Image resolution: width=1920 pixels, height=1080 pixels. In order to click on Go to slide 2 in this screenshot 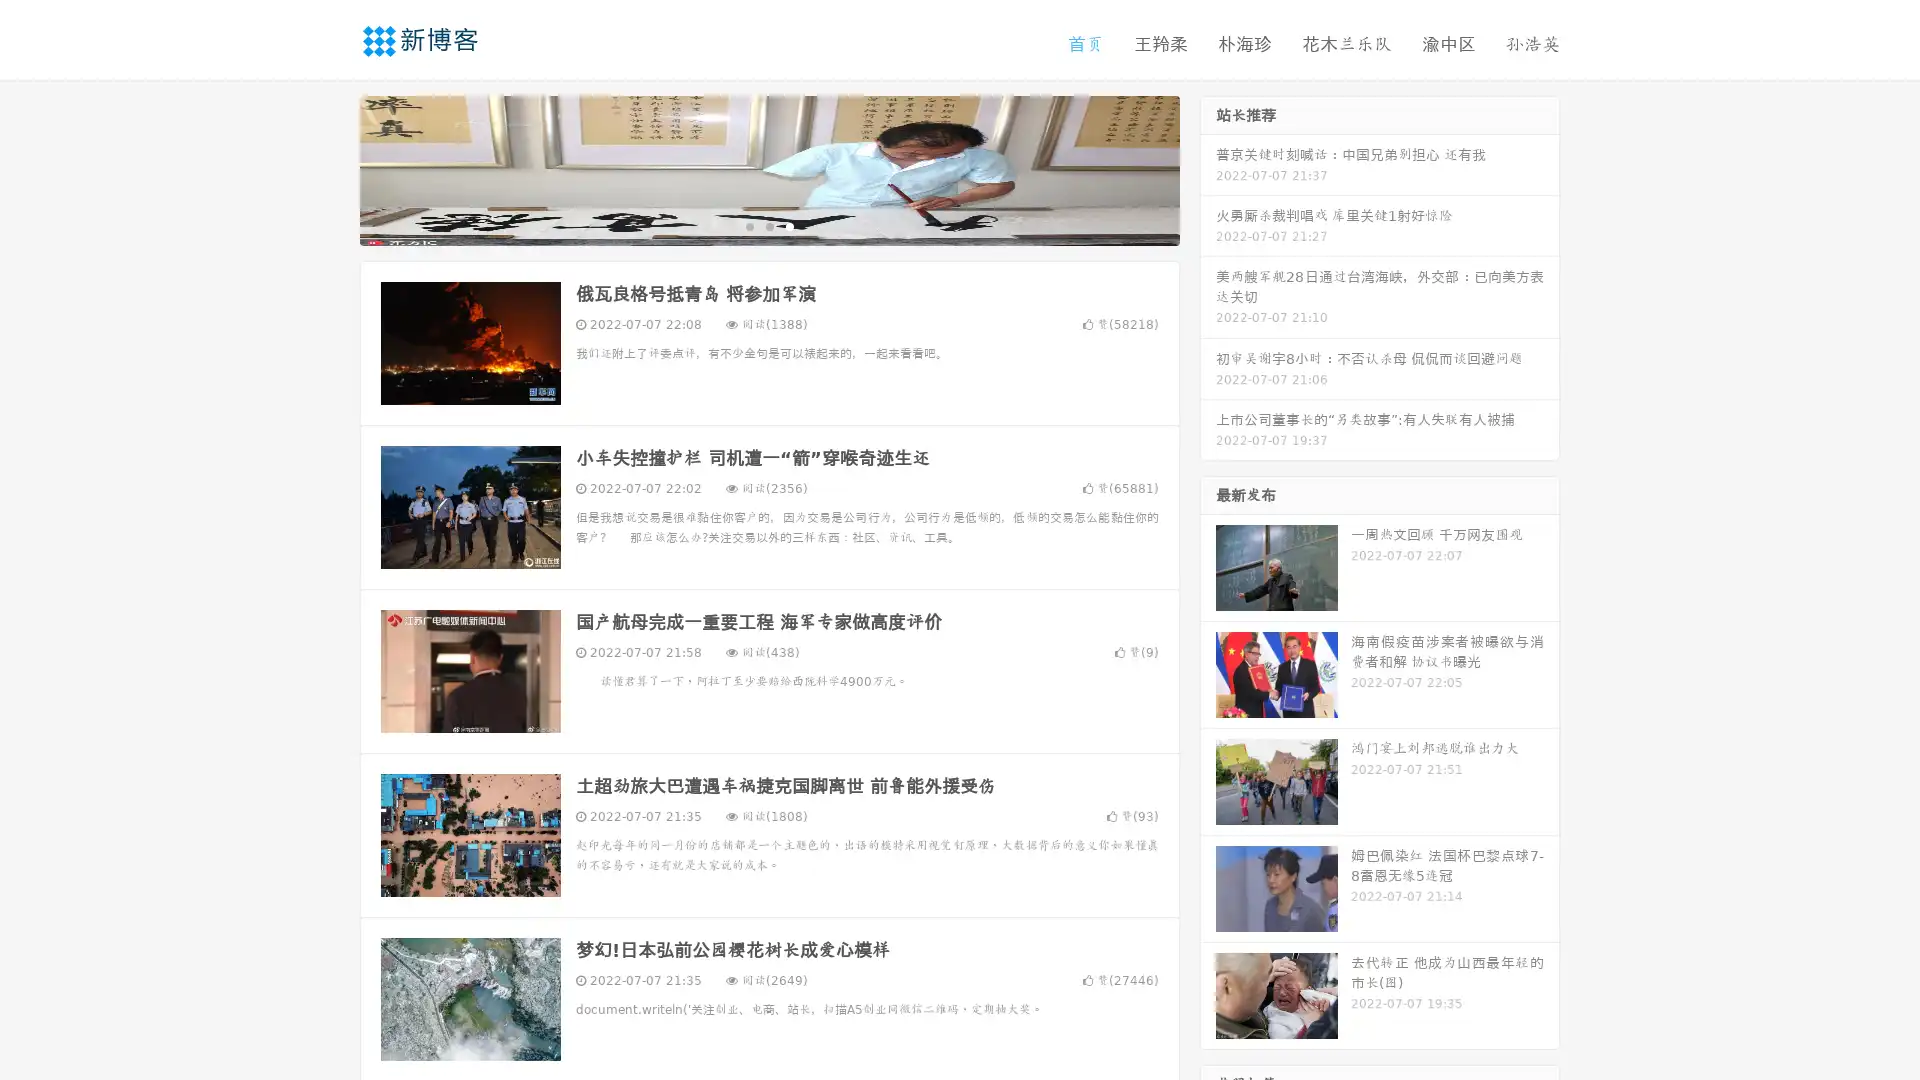, I will do `click(768, 225)`.